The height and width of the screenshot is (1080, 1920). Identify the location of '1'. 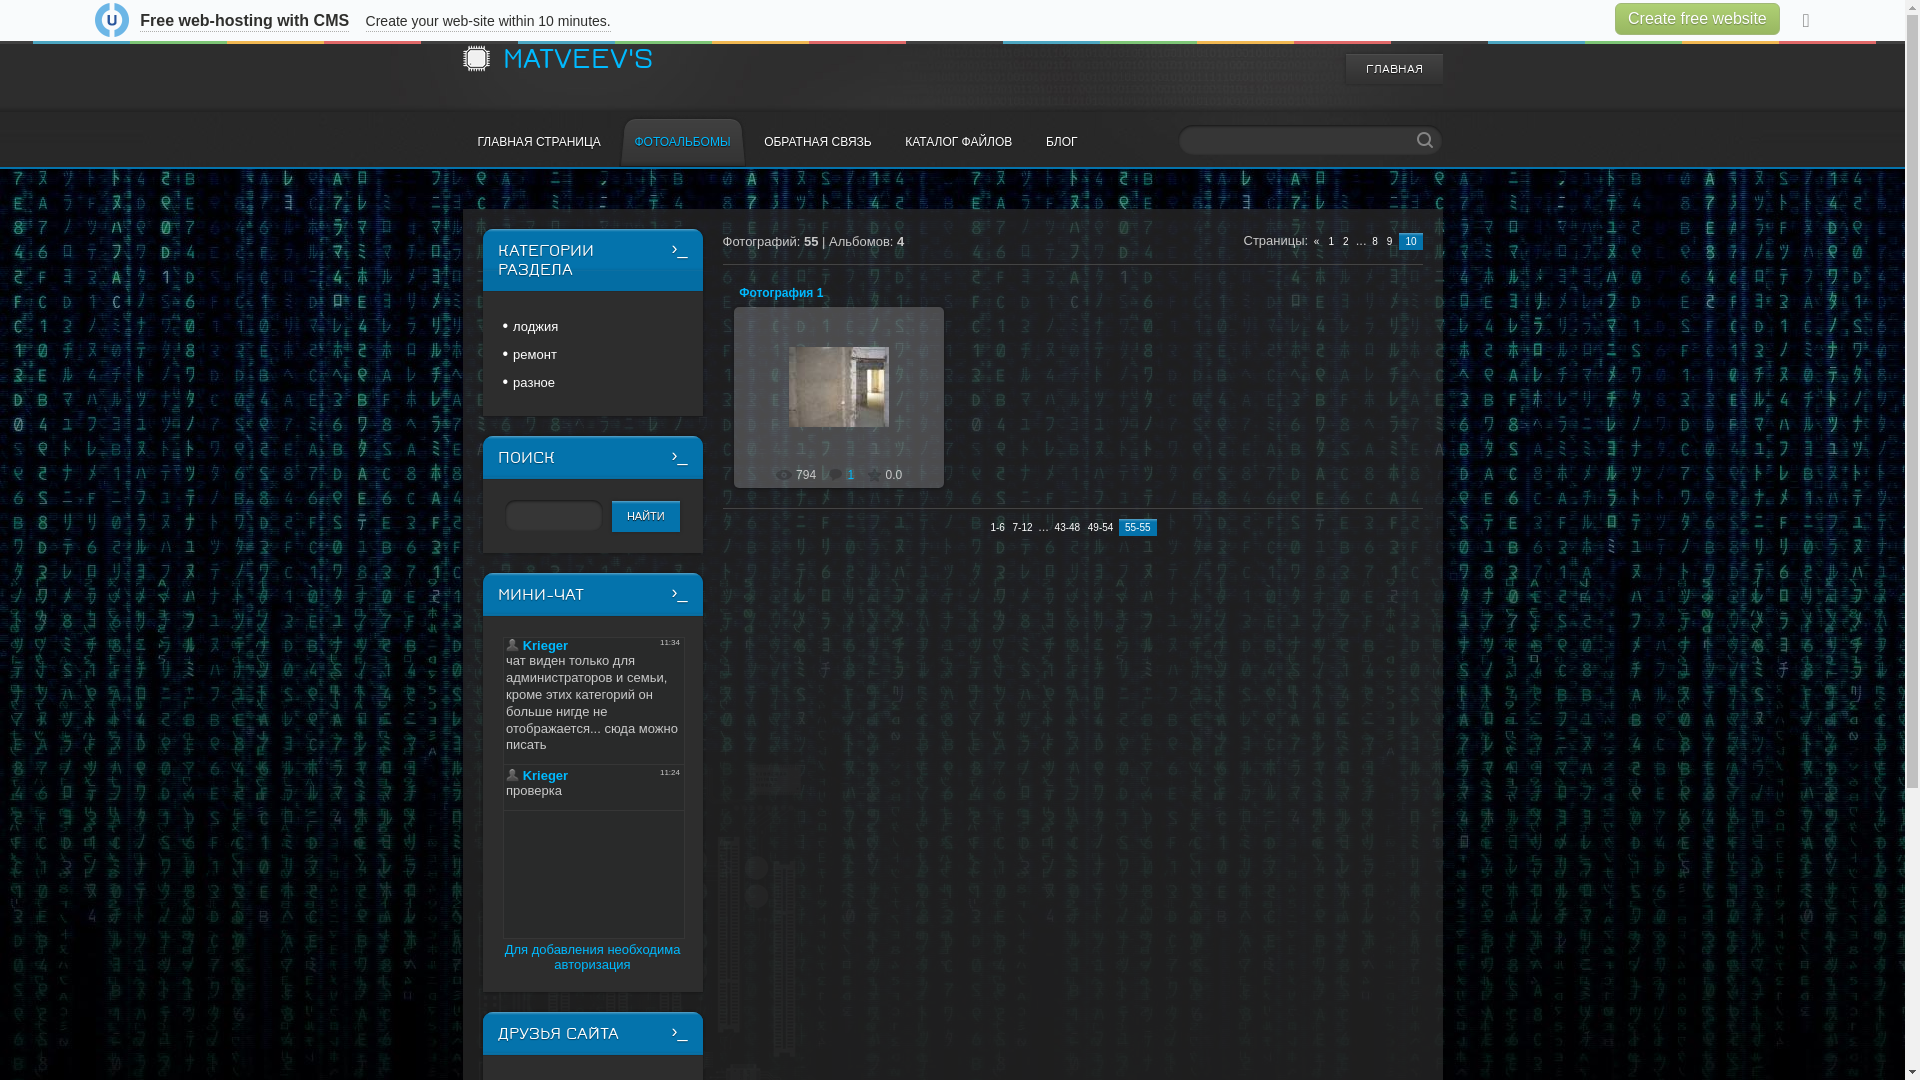
(1331, 240).